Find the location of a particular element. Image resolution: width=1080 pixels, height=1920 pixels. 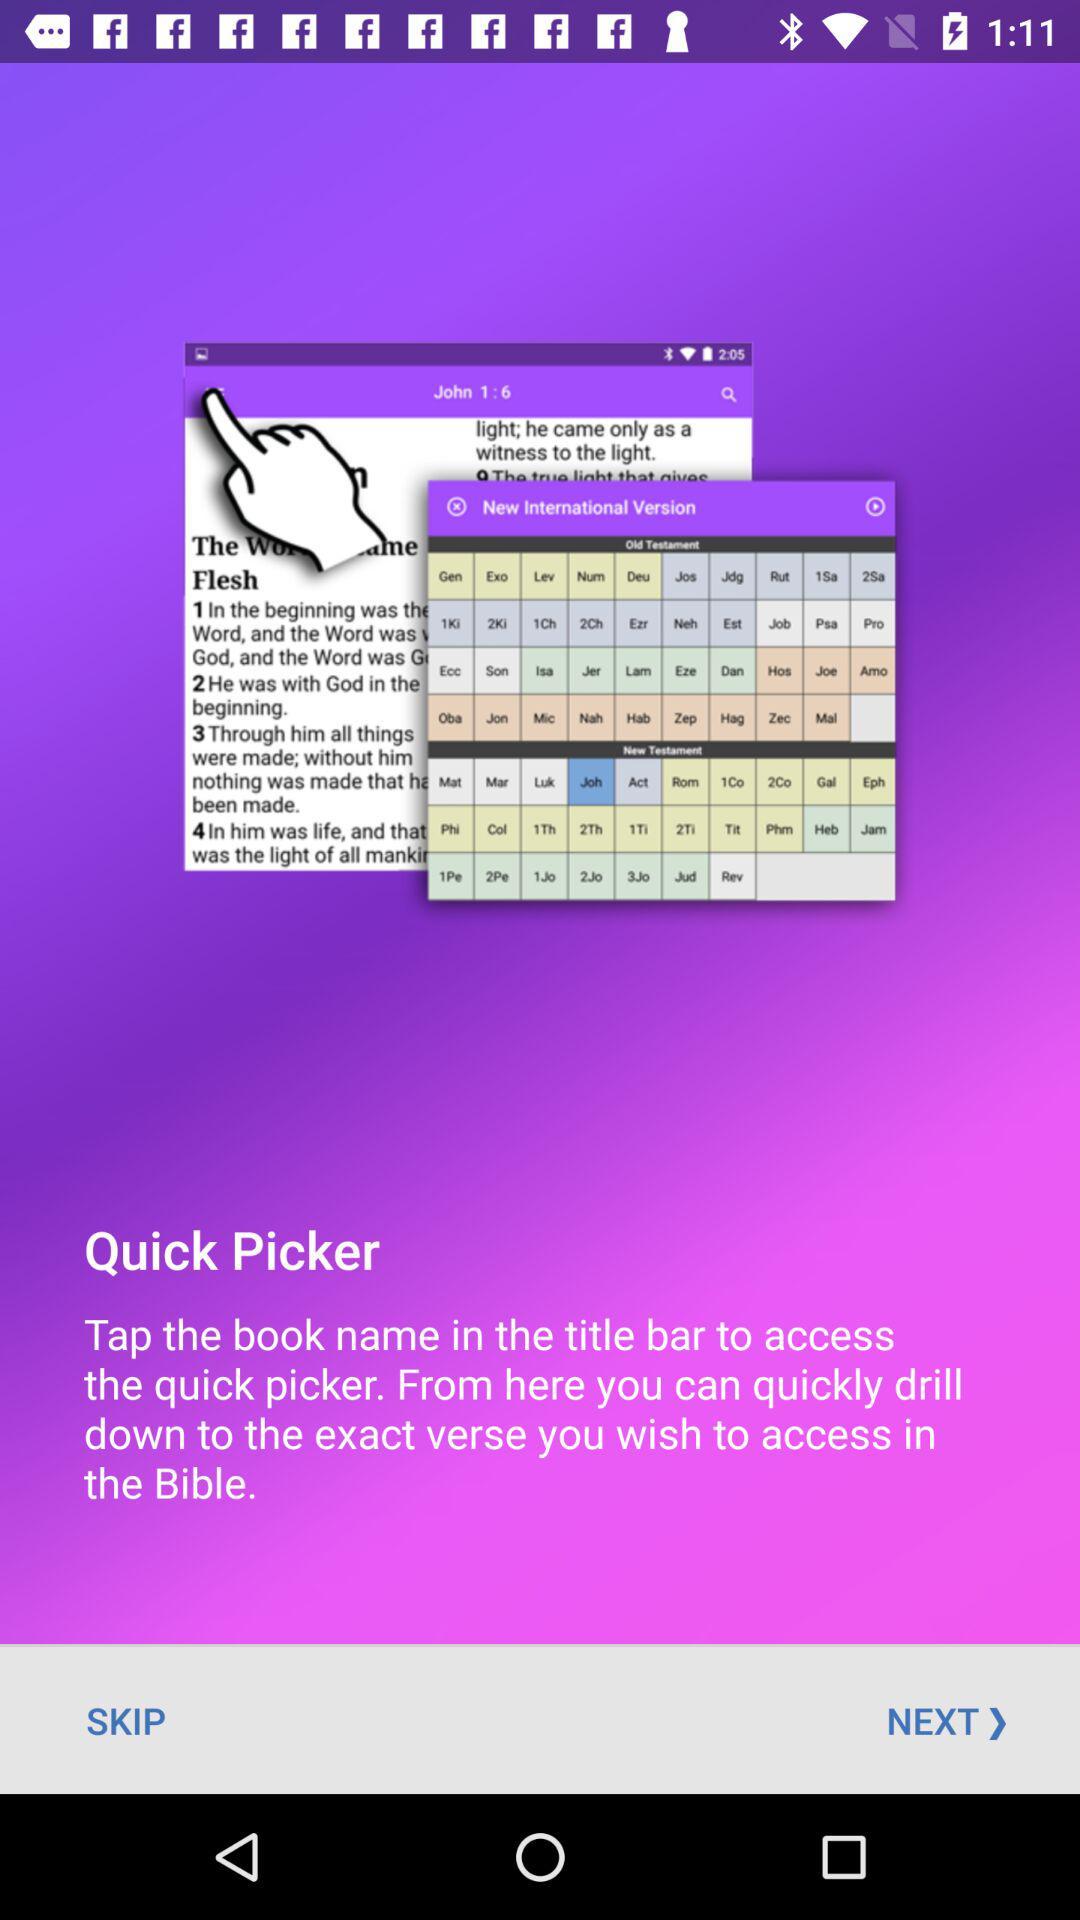

item at the bottom right corner is located at coordinates (945, 1719).